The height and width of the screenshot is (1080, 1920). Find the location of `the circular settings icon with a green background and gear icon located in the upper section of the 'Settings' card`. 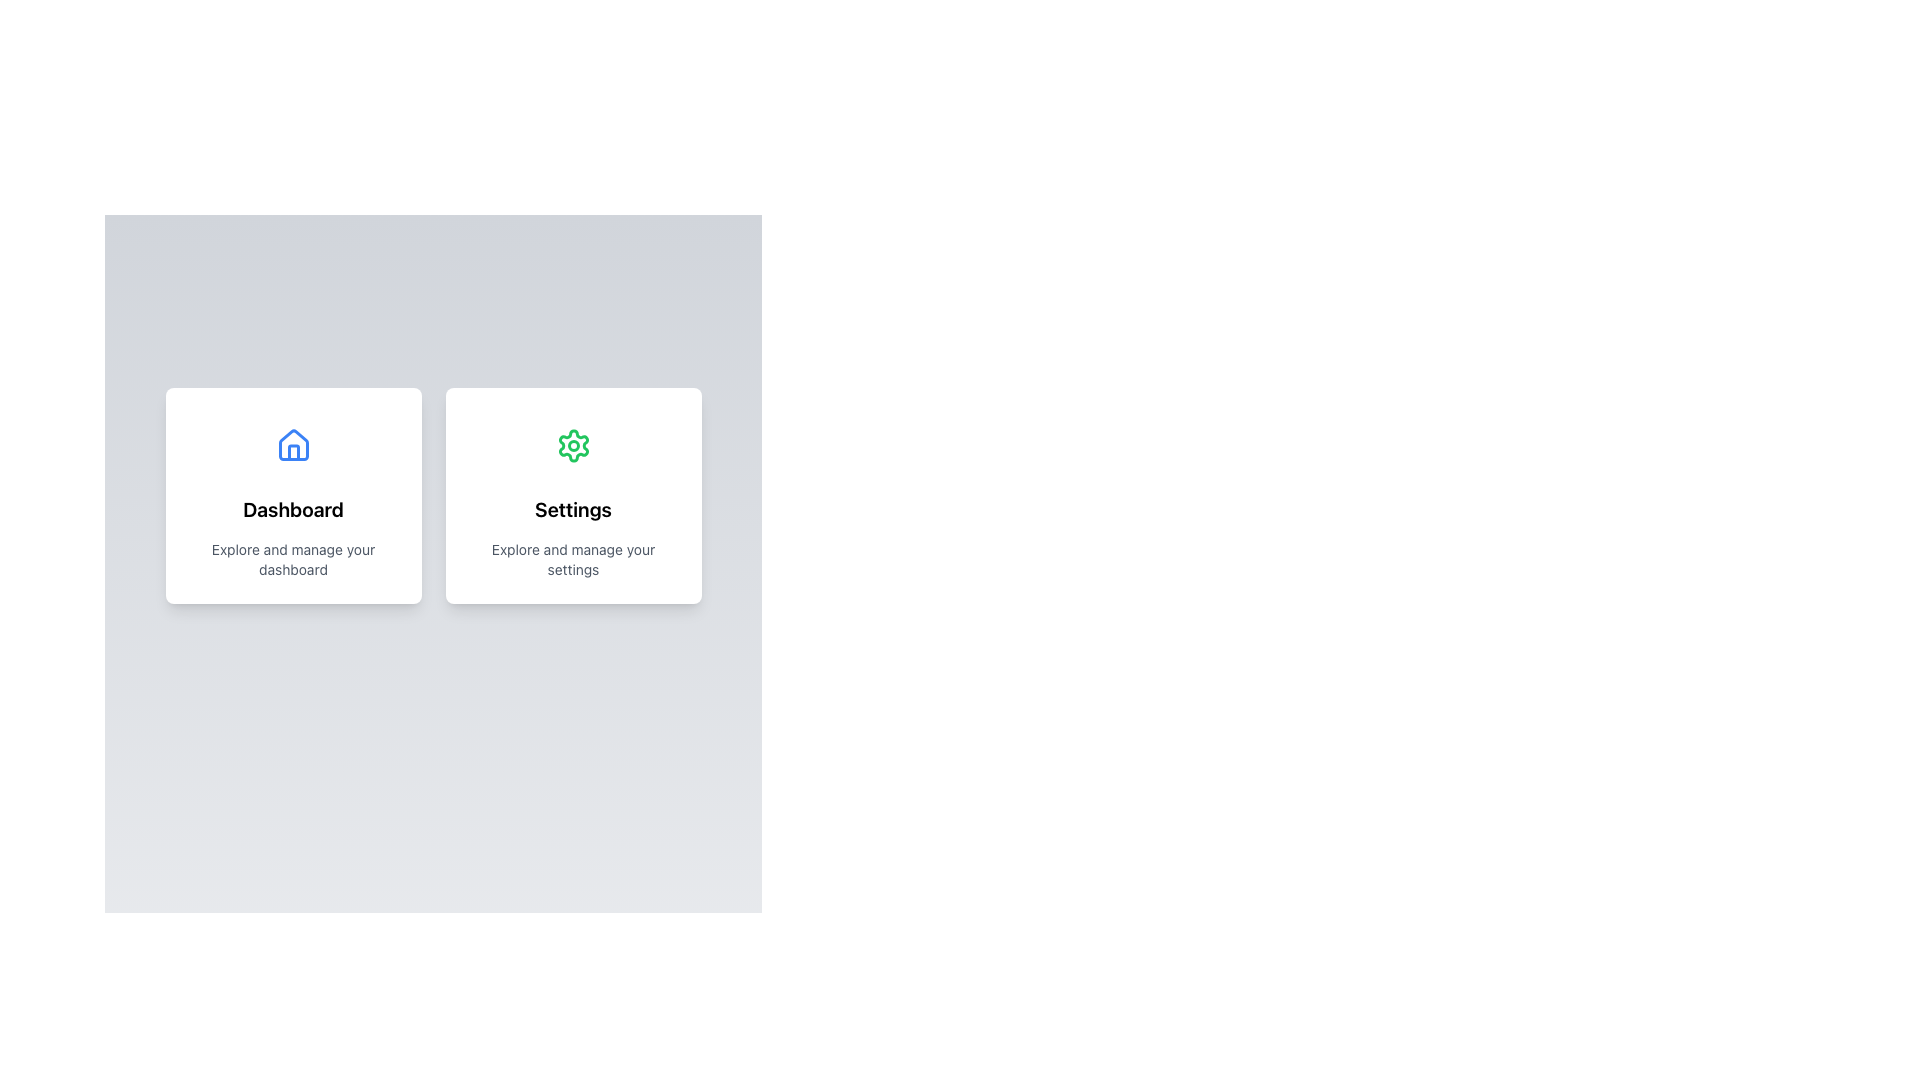

the circular settings icon with a green background and gear icon located in the upper section of the 'Settings' card is located at coordinates (572, 445).